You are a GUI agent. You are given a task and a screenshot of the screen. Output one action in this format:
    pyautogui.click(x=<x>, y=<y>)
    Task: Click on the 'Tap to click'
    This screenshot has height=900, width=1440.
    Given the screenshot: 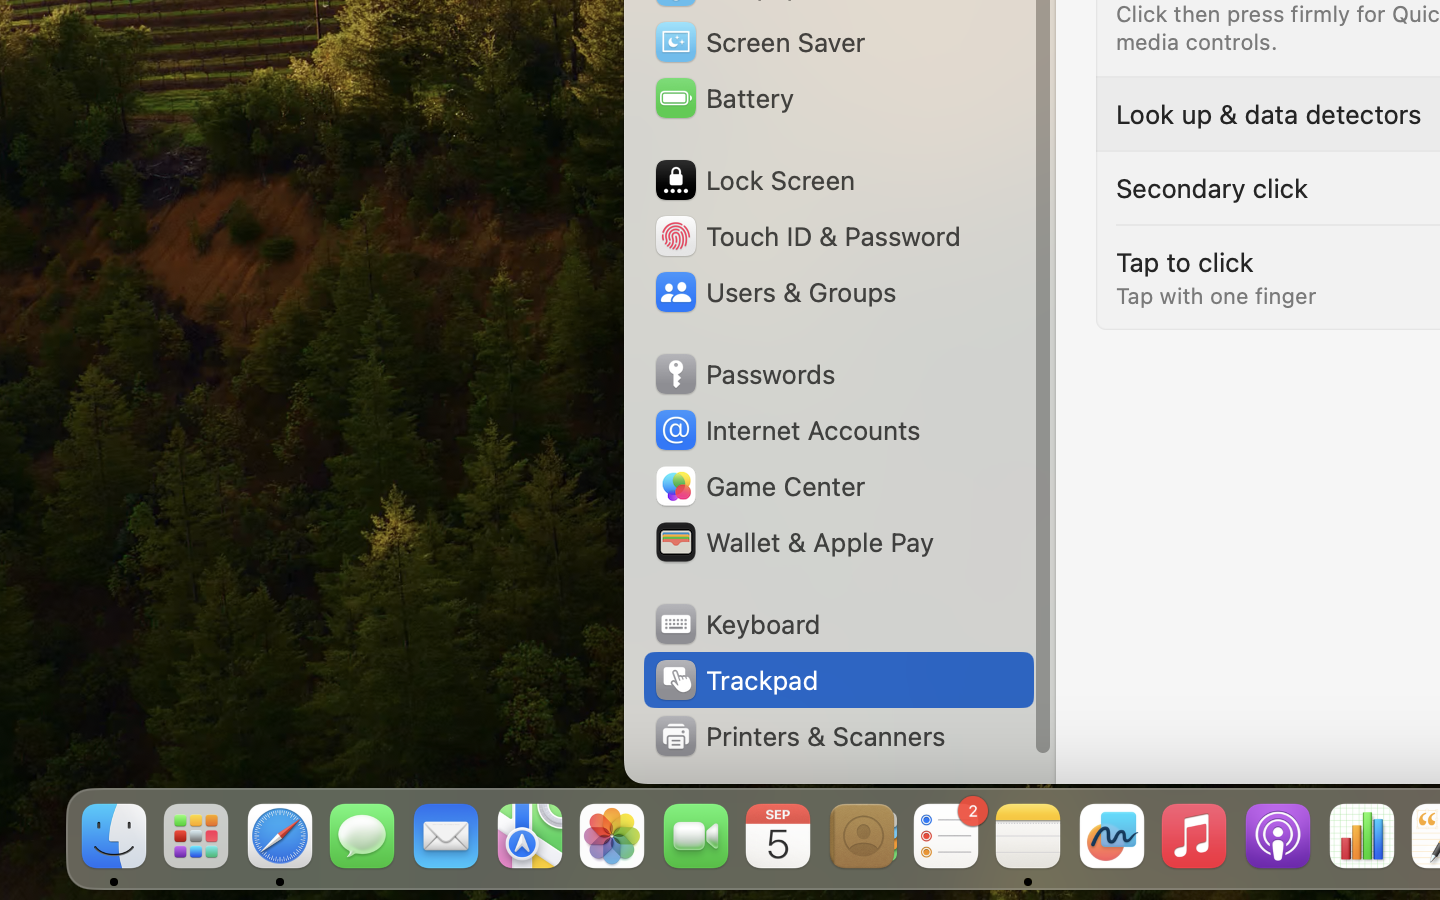 What is the action you would take?
    pyautogui.click(x=1184, y=260)
    